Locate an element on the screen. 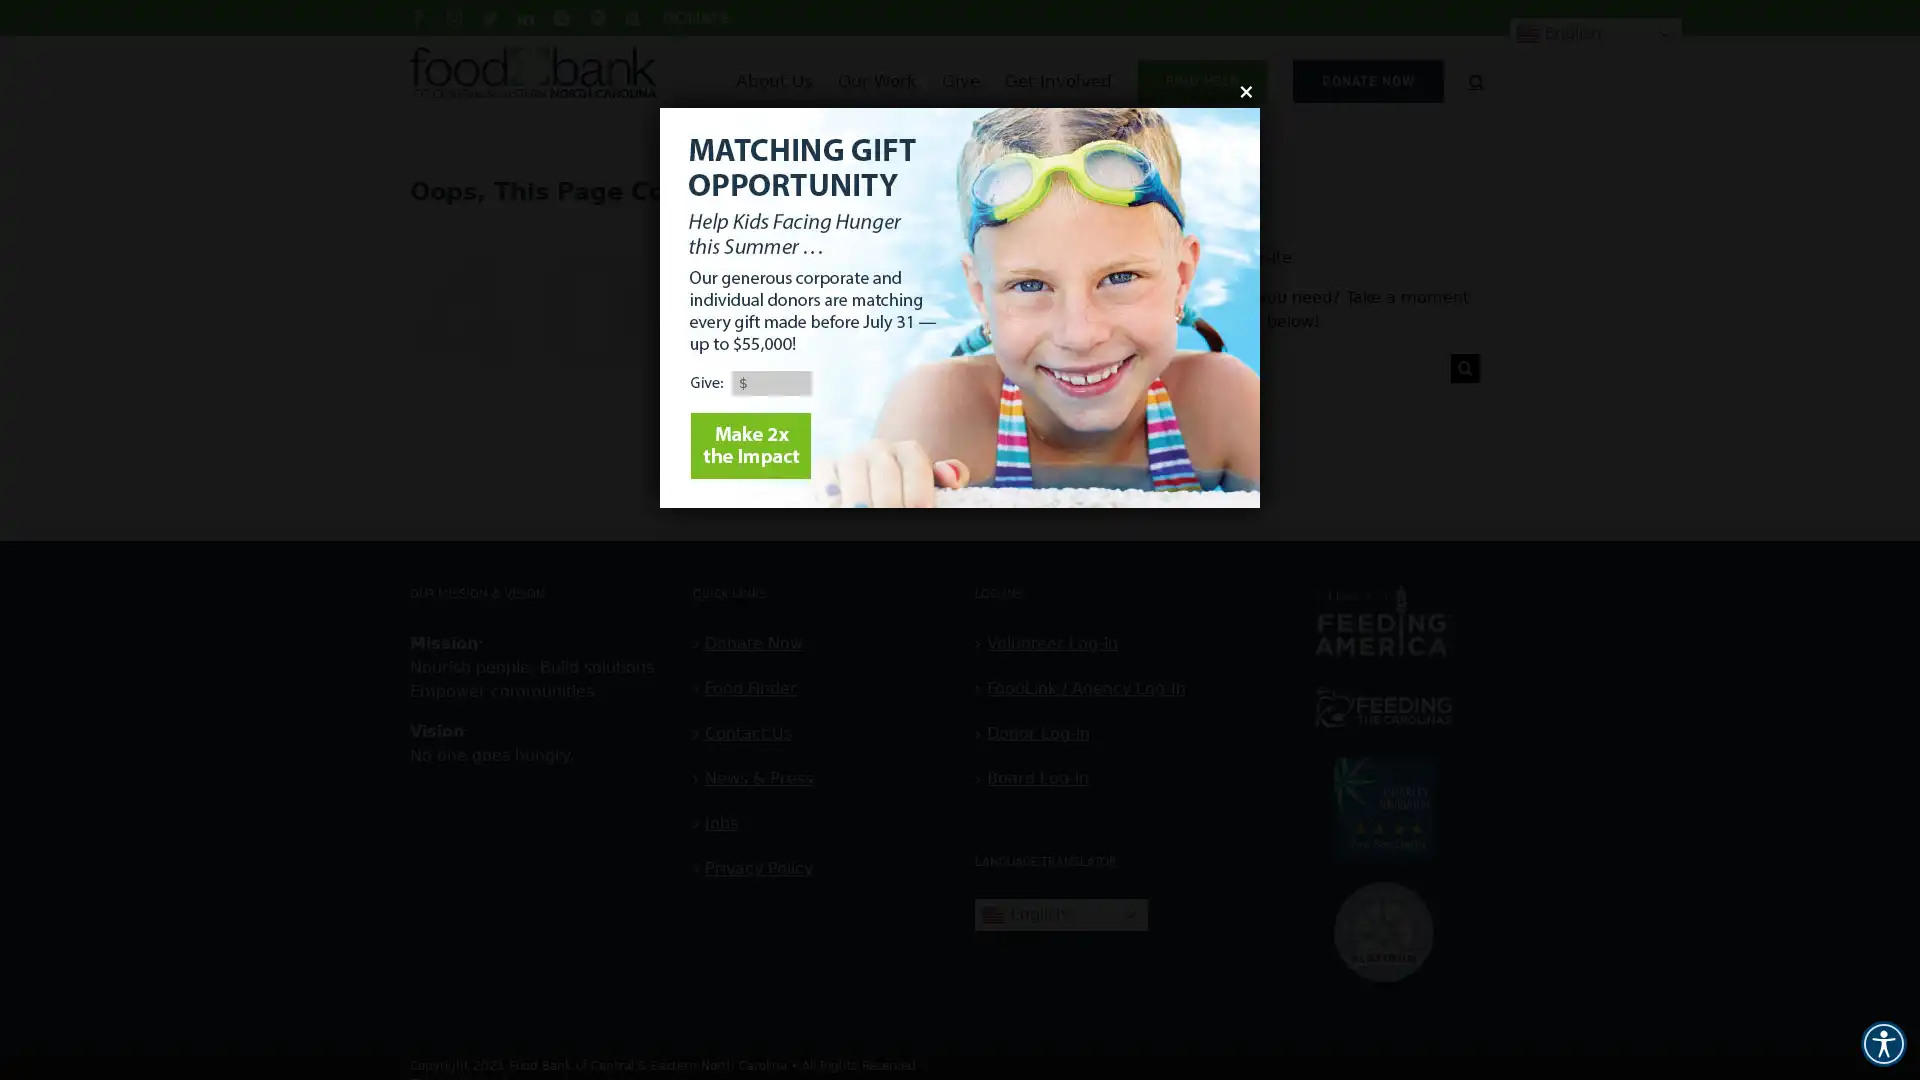 This screenshot has height=1080, width=1920. Accessibility Menu is located at coordinates (1882, 1043).